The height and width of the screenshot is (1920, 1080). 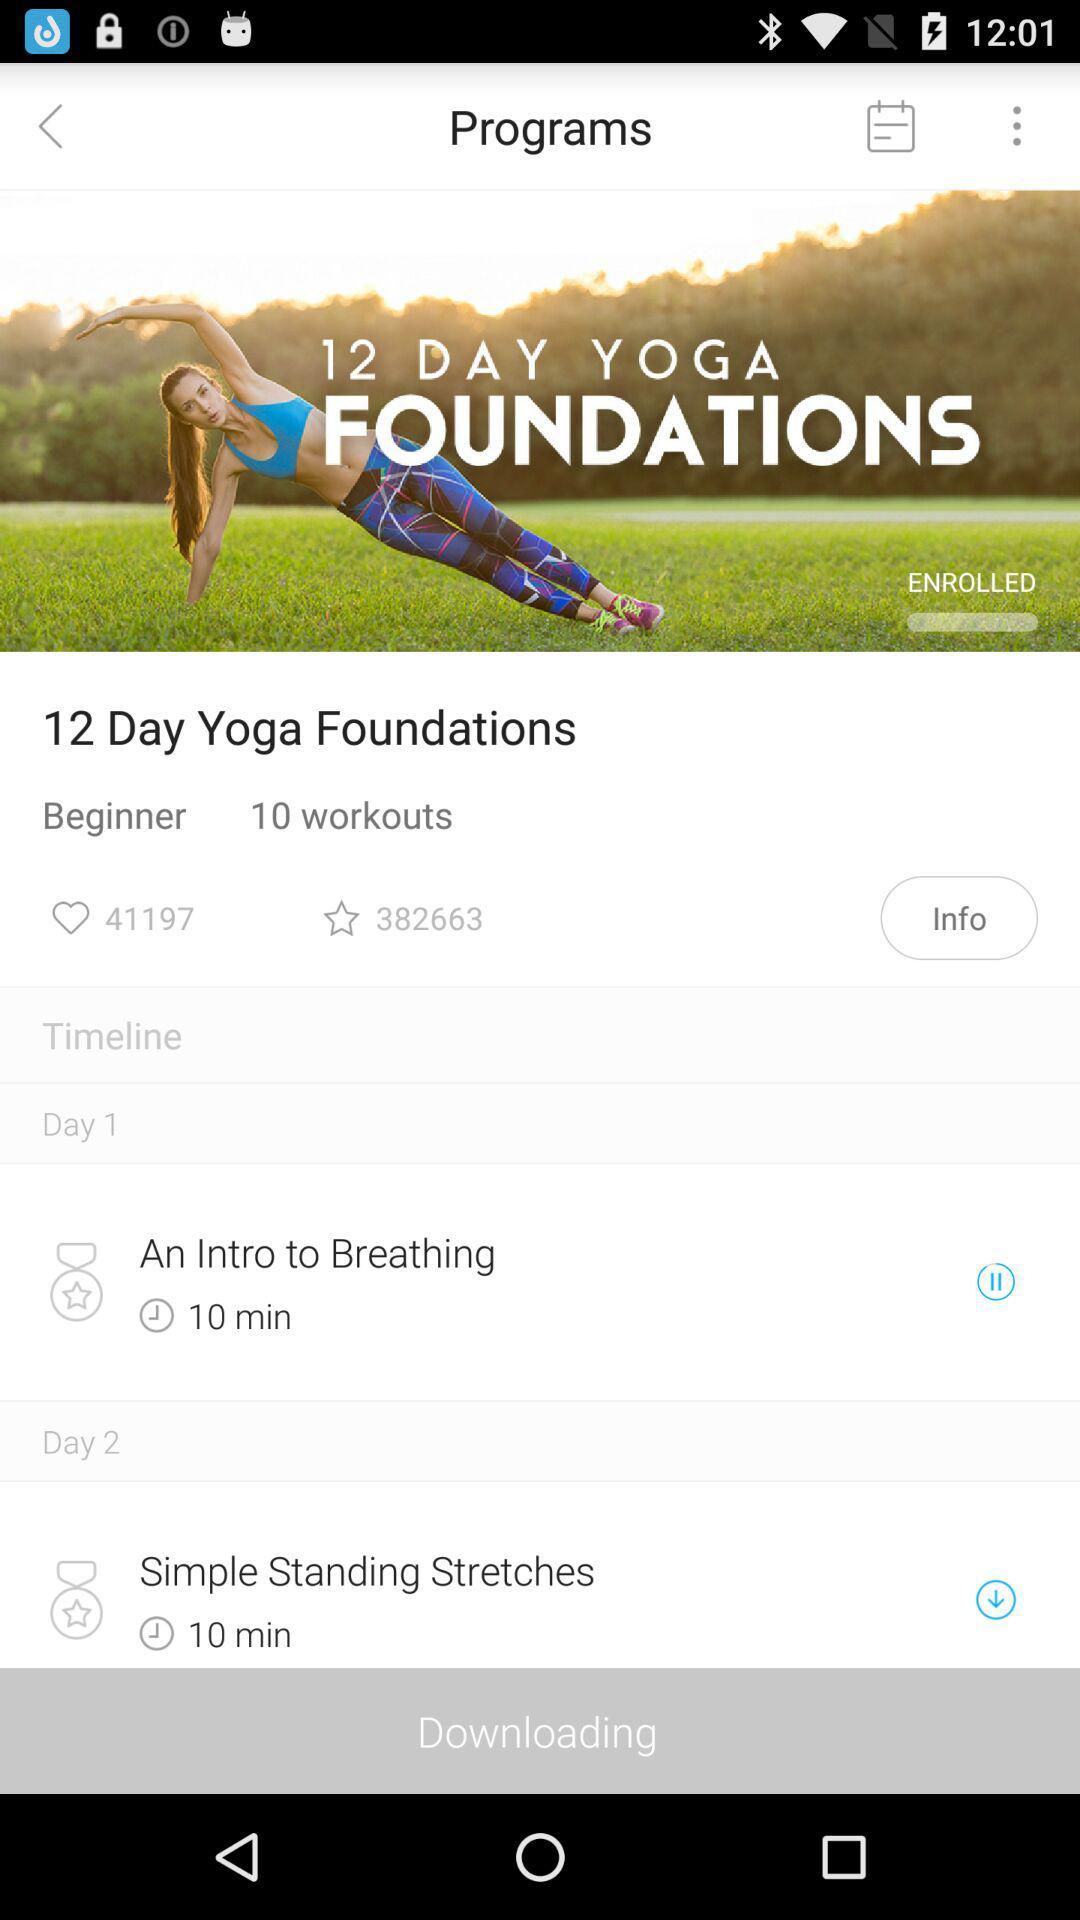 What do you see at coordinates (995, 1598) in the screenshot?
I see `icon next to simple standing stretches icon` at bounding box center [995, 1598].